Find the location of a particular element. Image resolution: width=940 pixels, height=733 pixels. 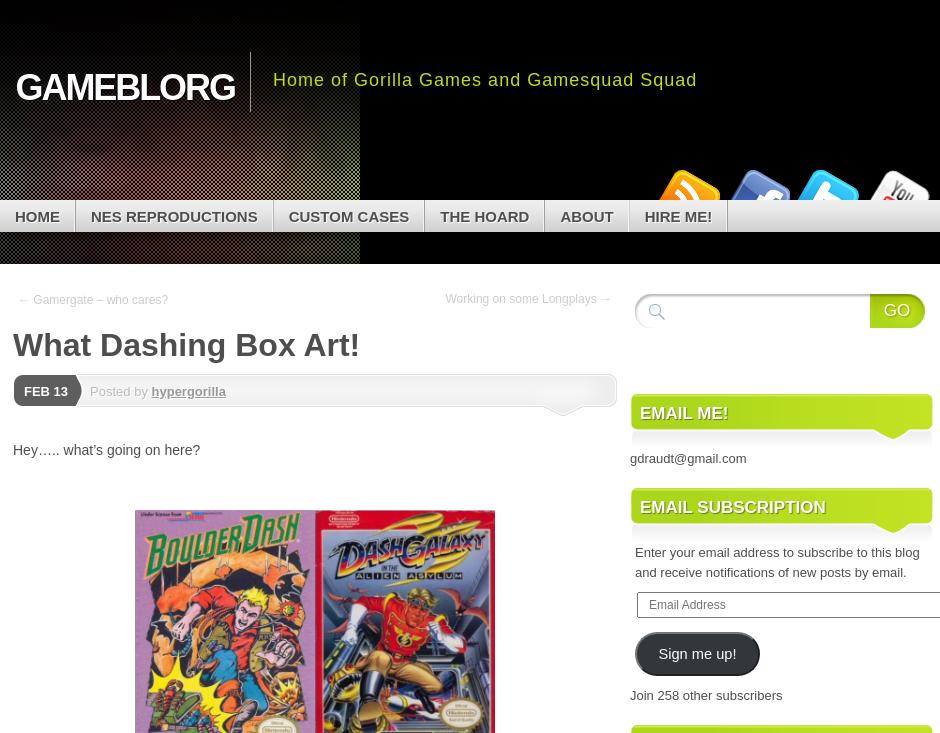

'NES Reproductions' is located at coordinates (173, 214).